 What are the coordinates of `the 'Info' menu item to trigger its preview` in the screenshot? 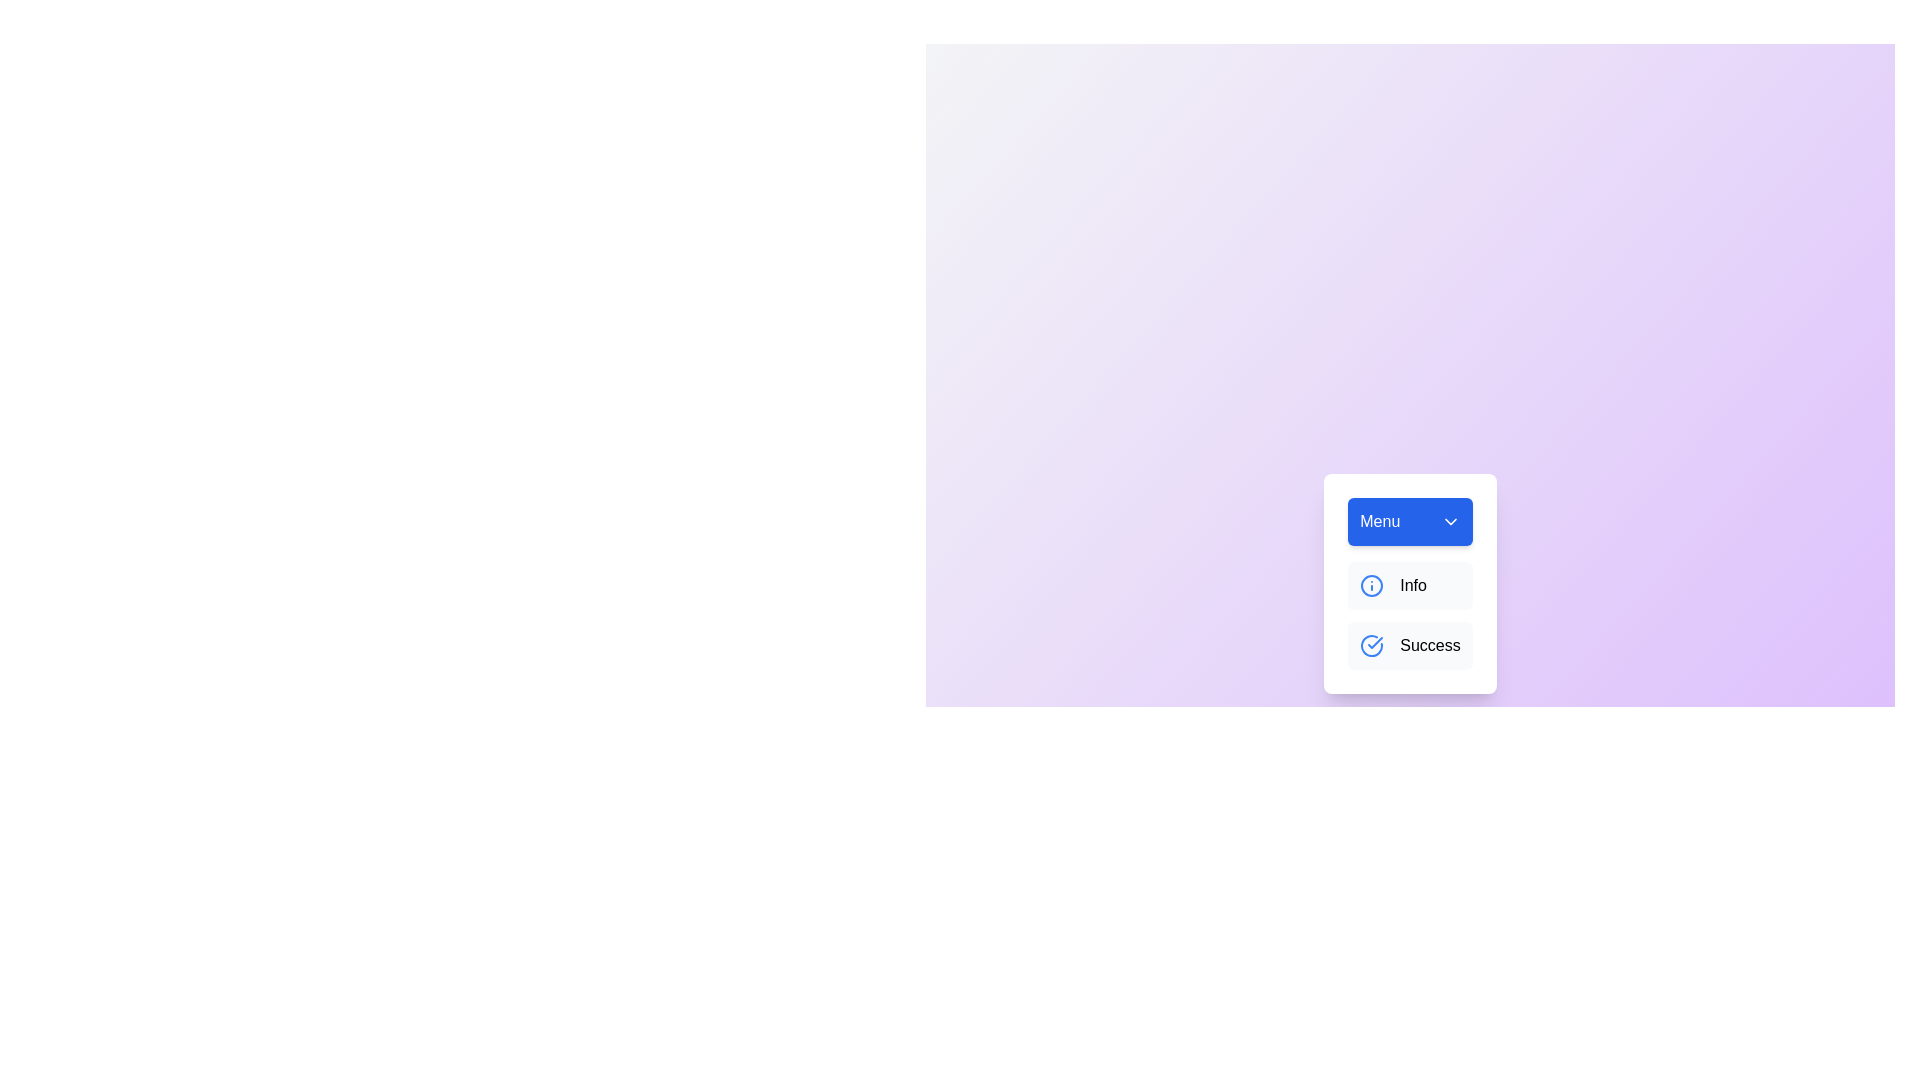 It's located at (1371, 585).